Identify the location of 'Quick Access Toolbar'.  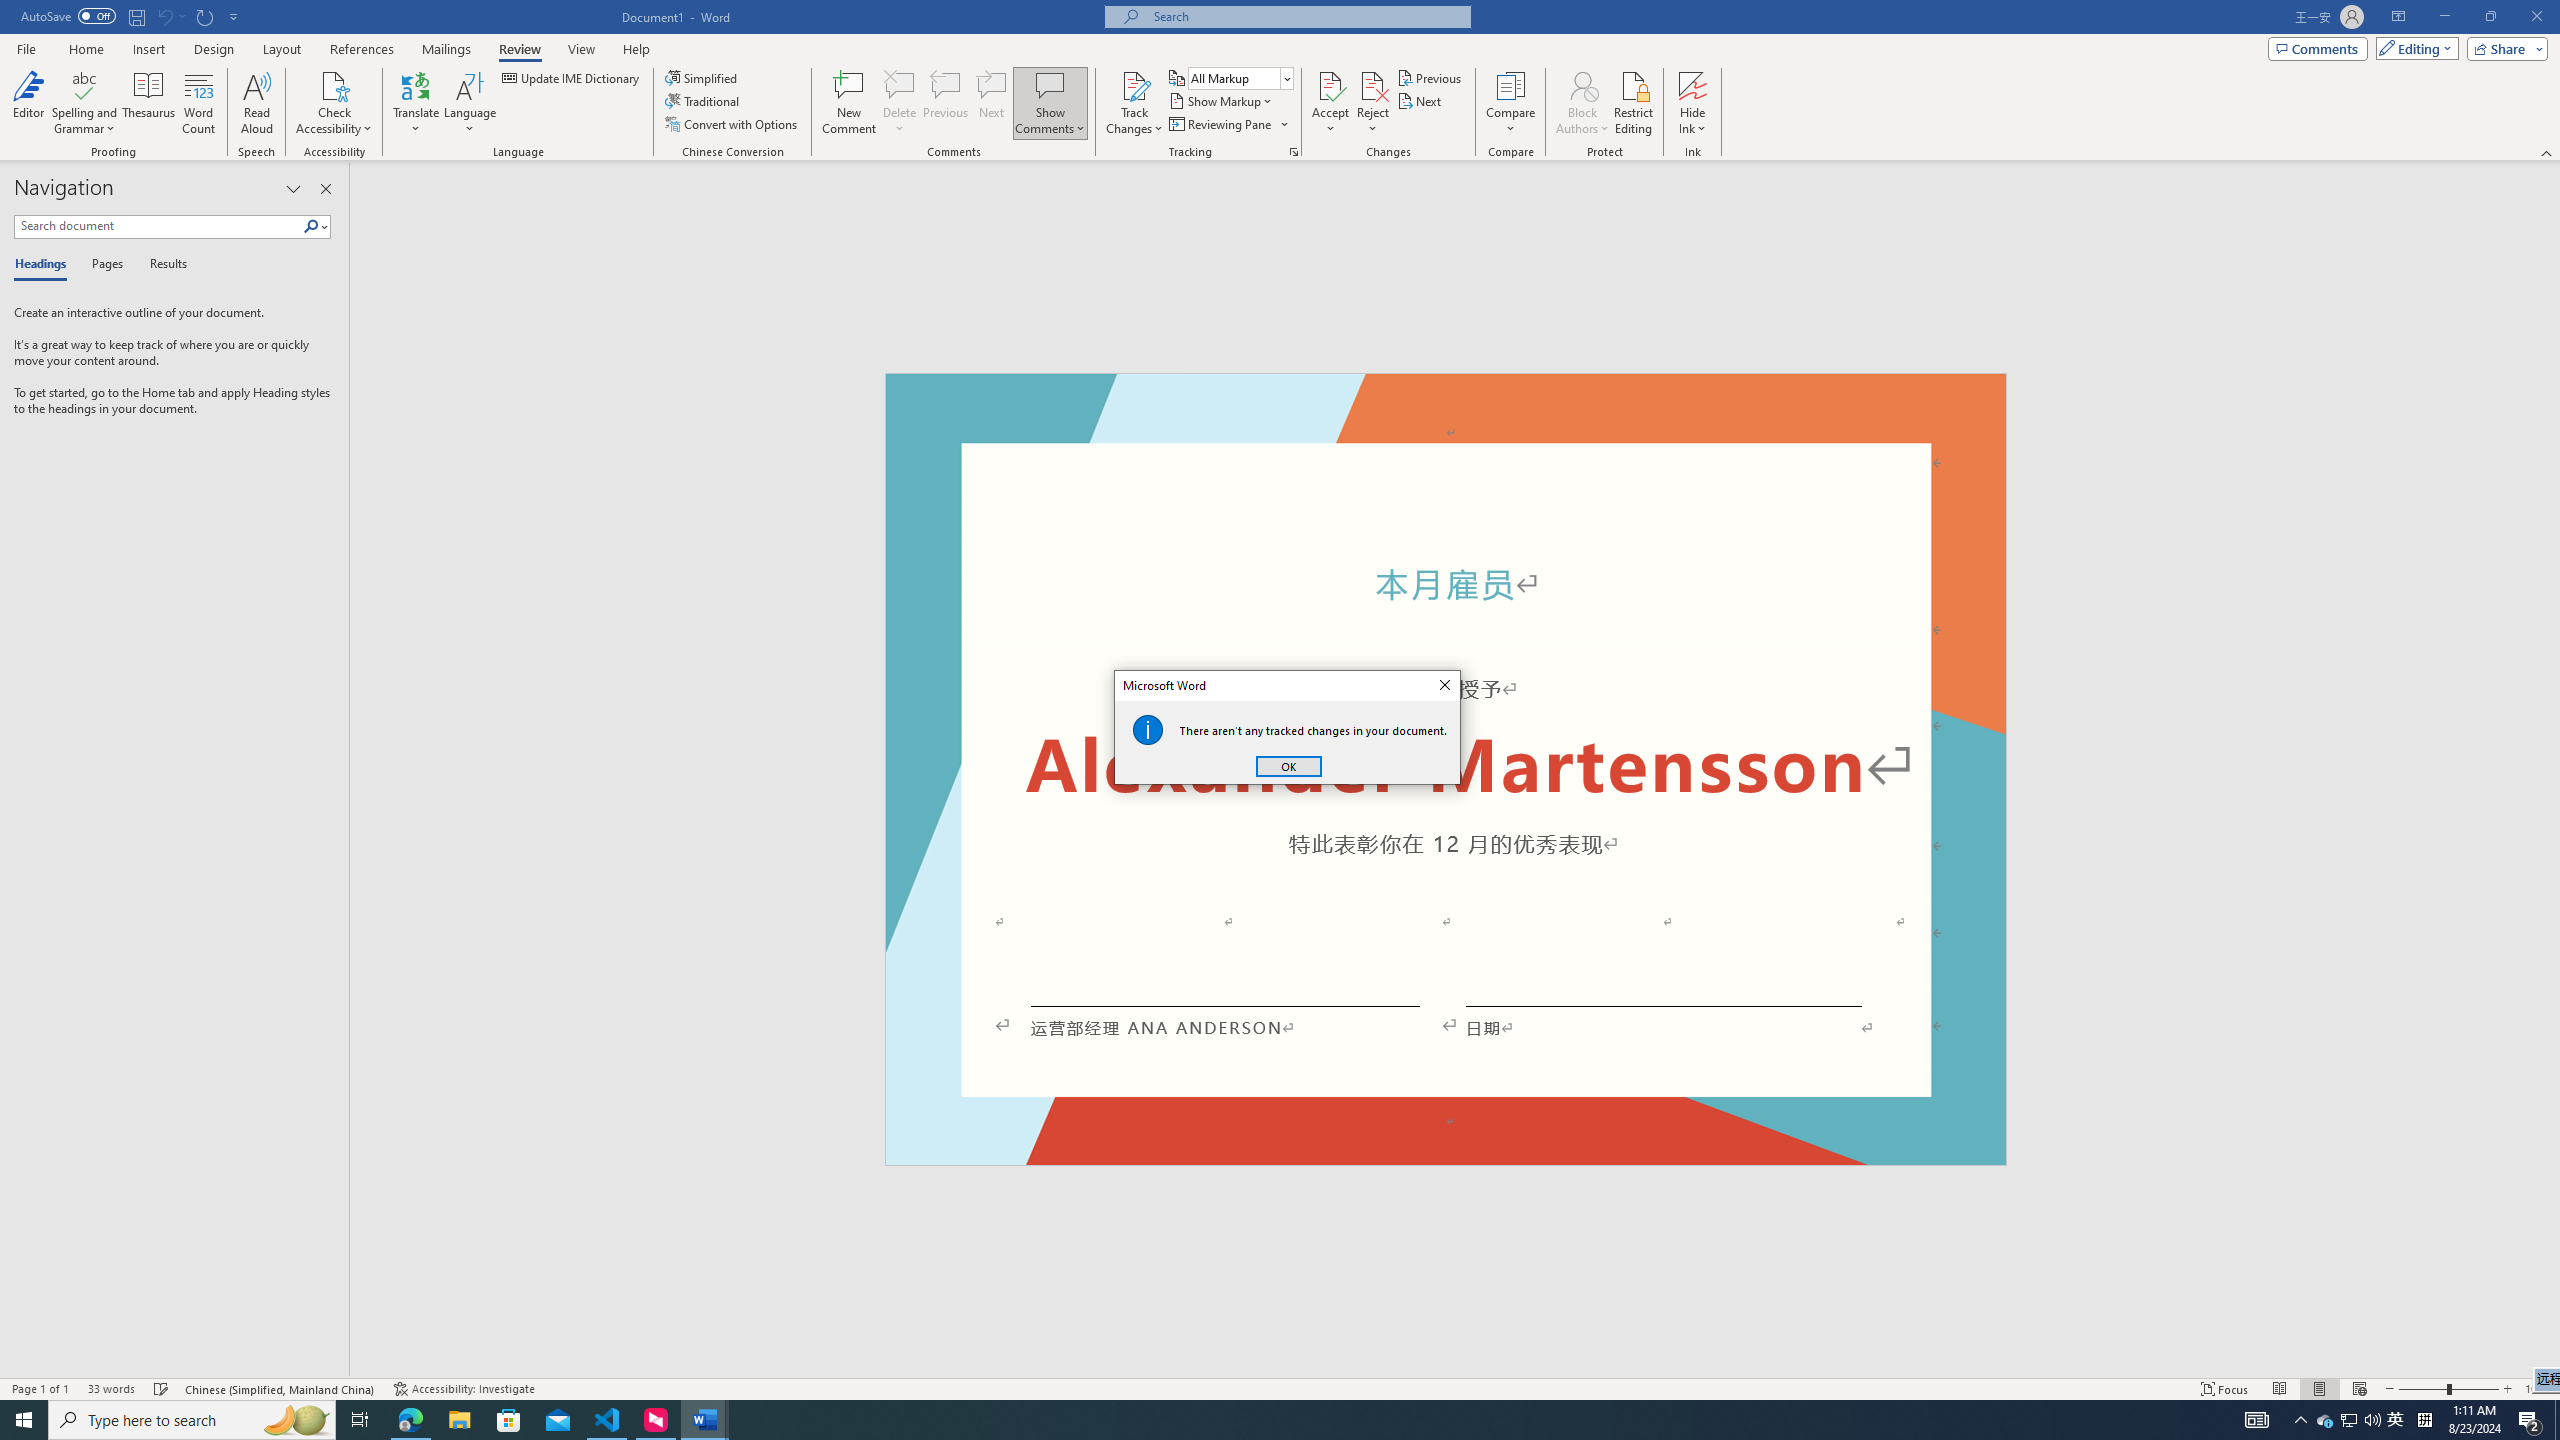
(130, 16).